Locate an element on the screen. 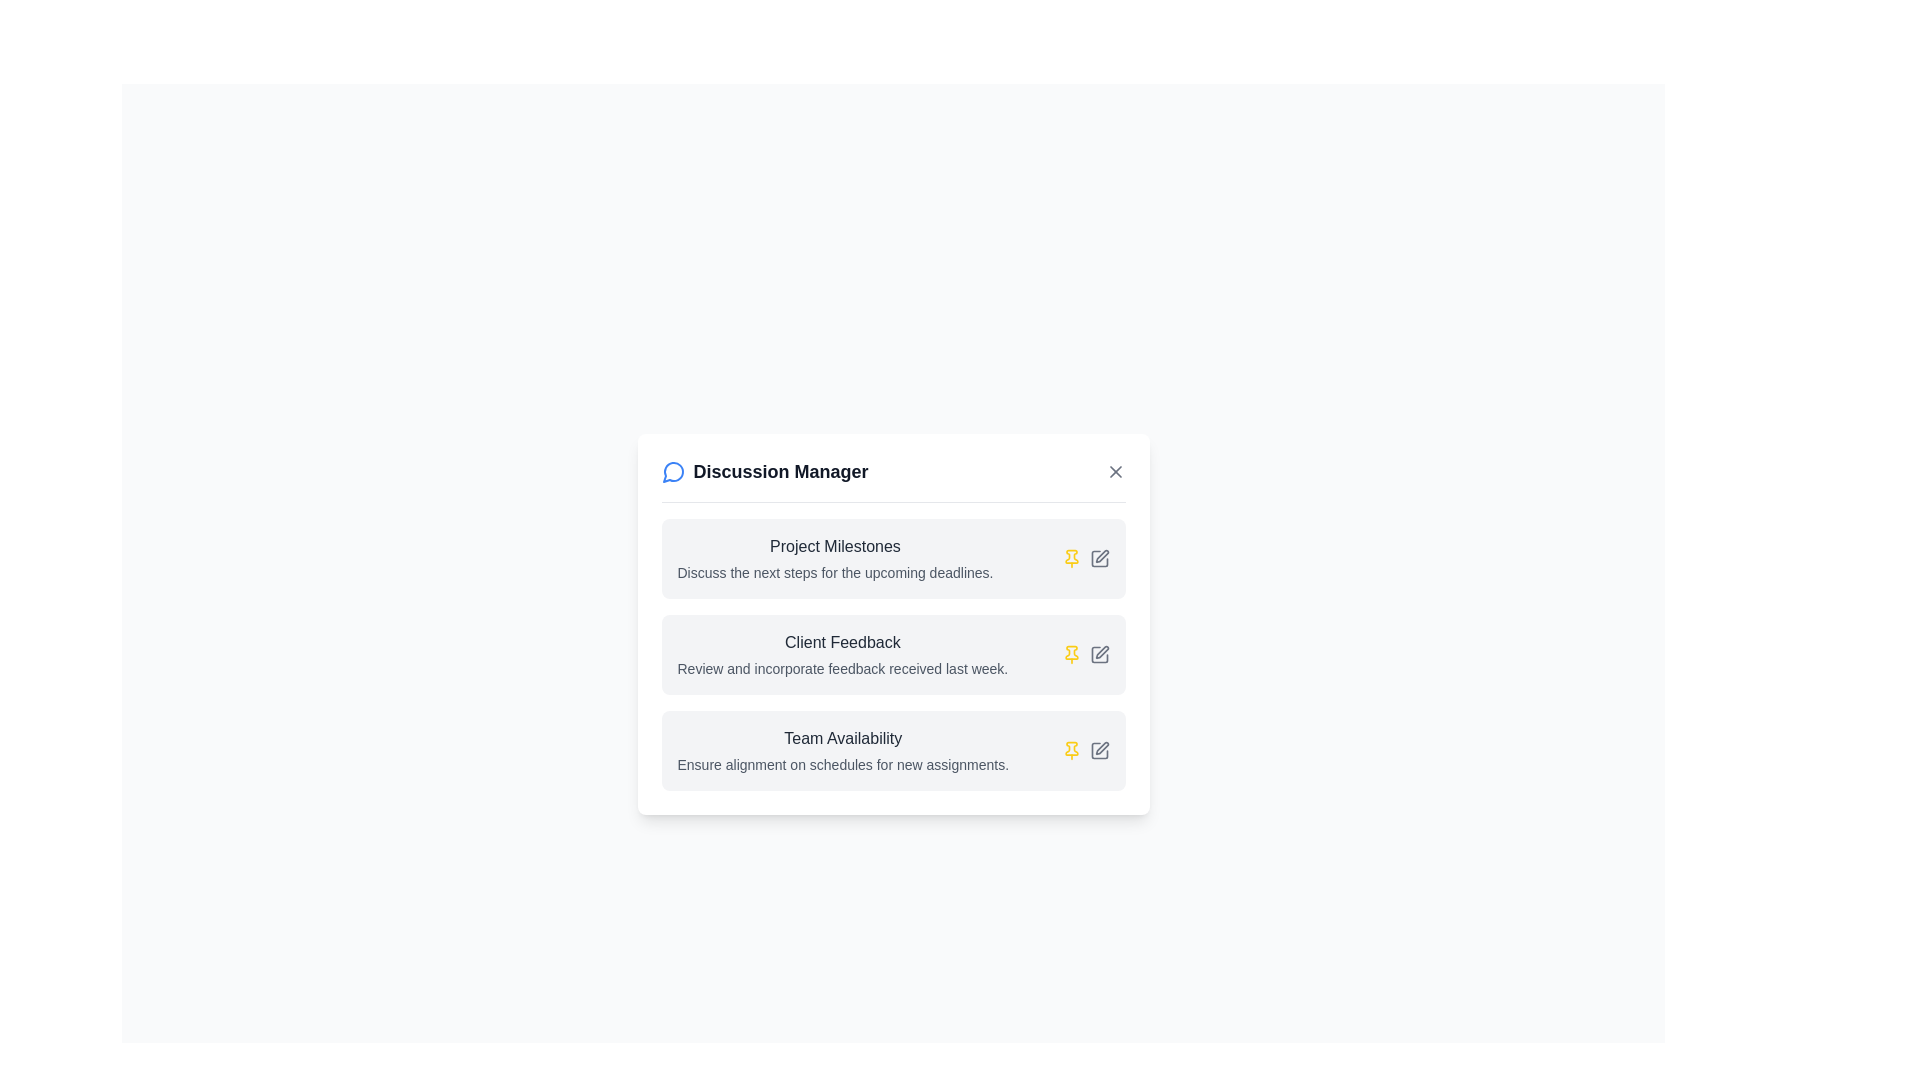 Image resolution: width=1920 pixels, height=1080 pixels. the pen icon button in the top-right corner of the 'Client Feedback' row is located at coordinates (1098, 654).